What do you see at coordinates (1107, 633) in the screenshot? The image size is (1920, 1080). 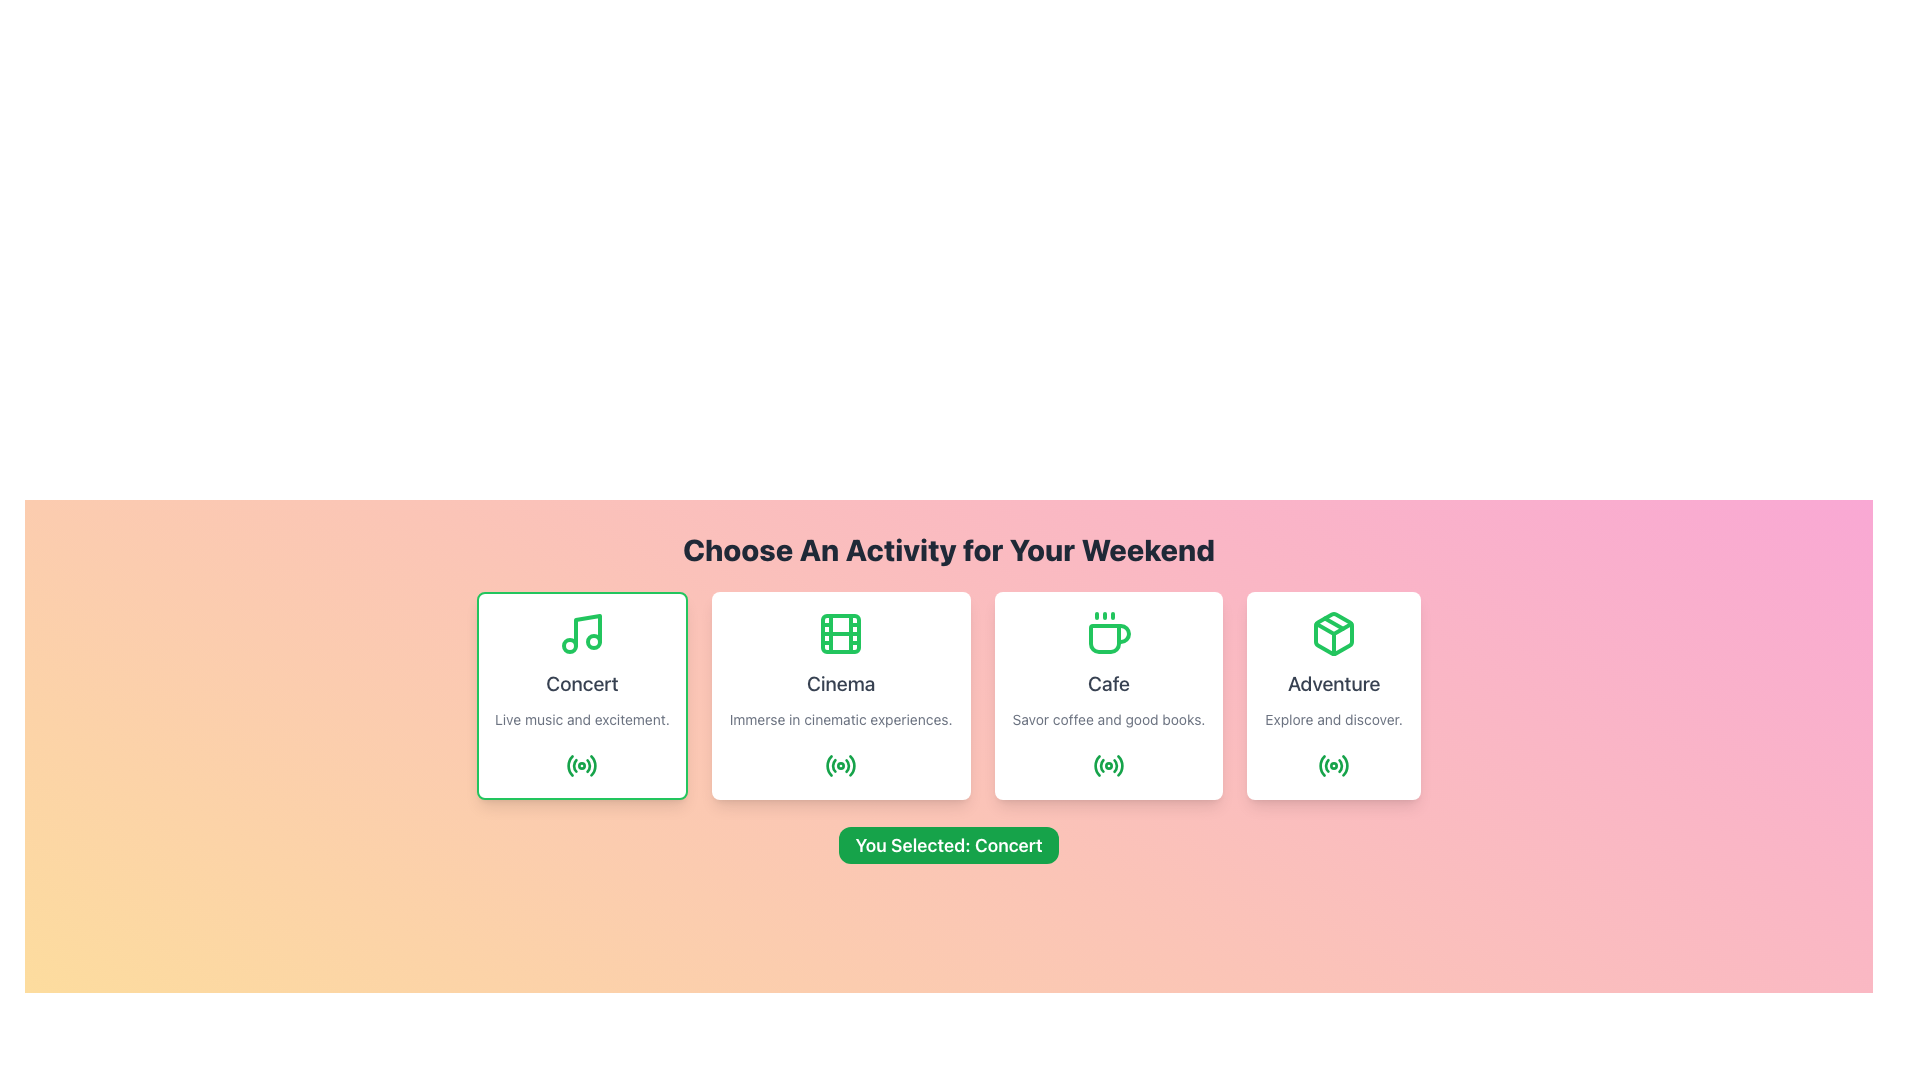 I see `the 'Cafe' card icon` at bounding box center [1107, 633].